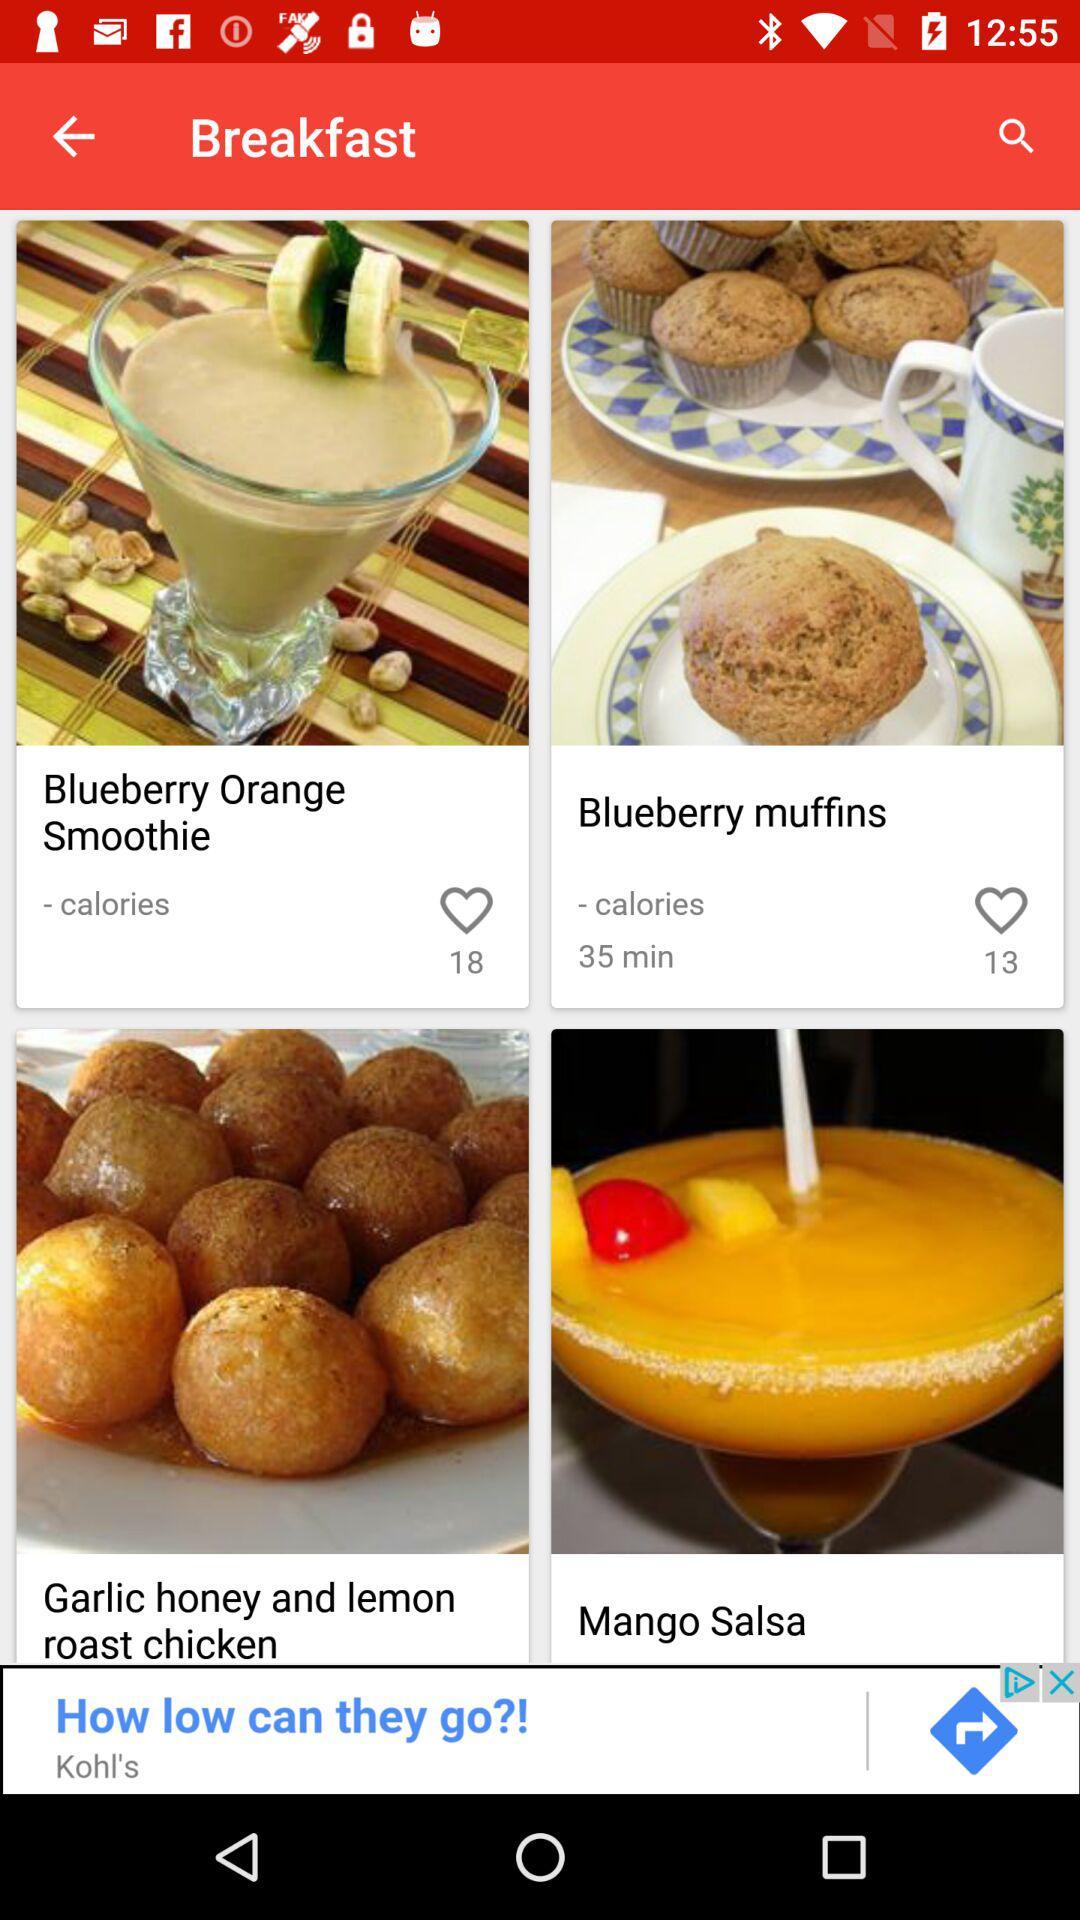  Describe the element at coordinates (272, 1291) in the screenshot. I see `garlic honey and lemon roast chicken` at that location.